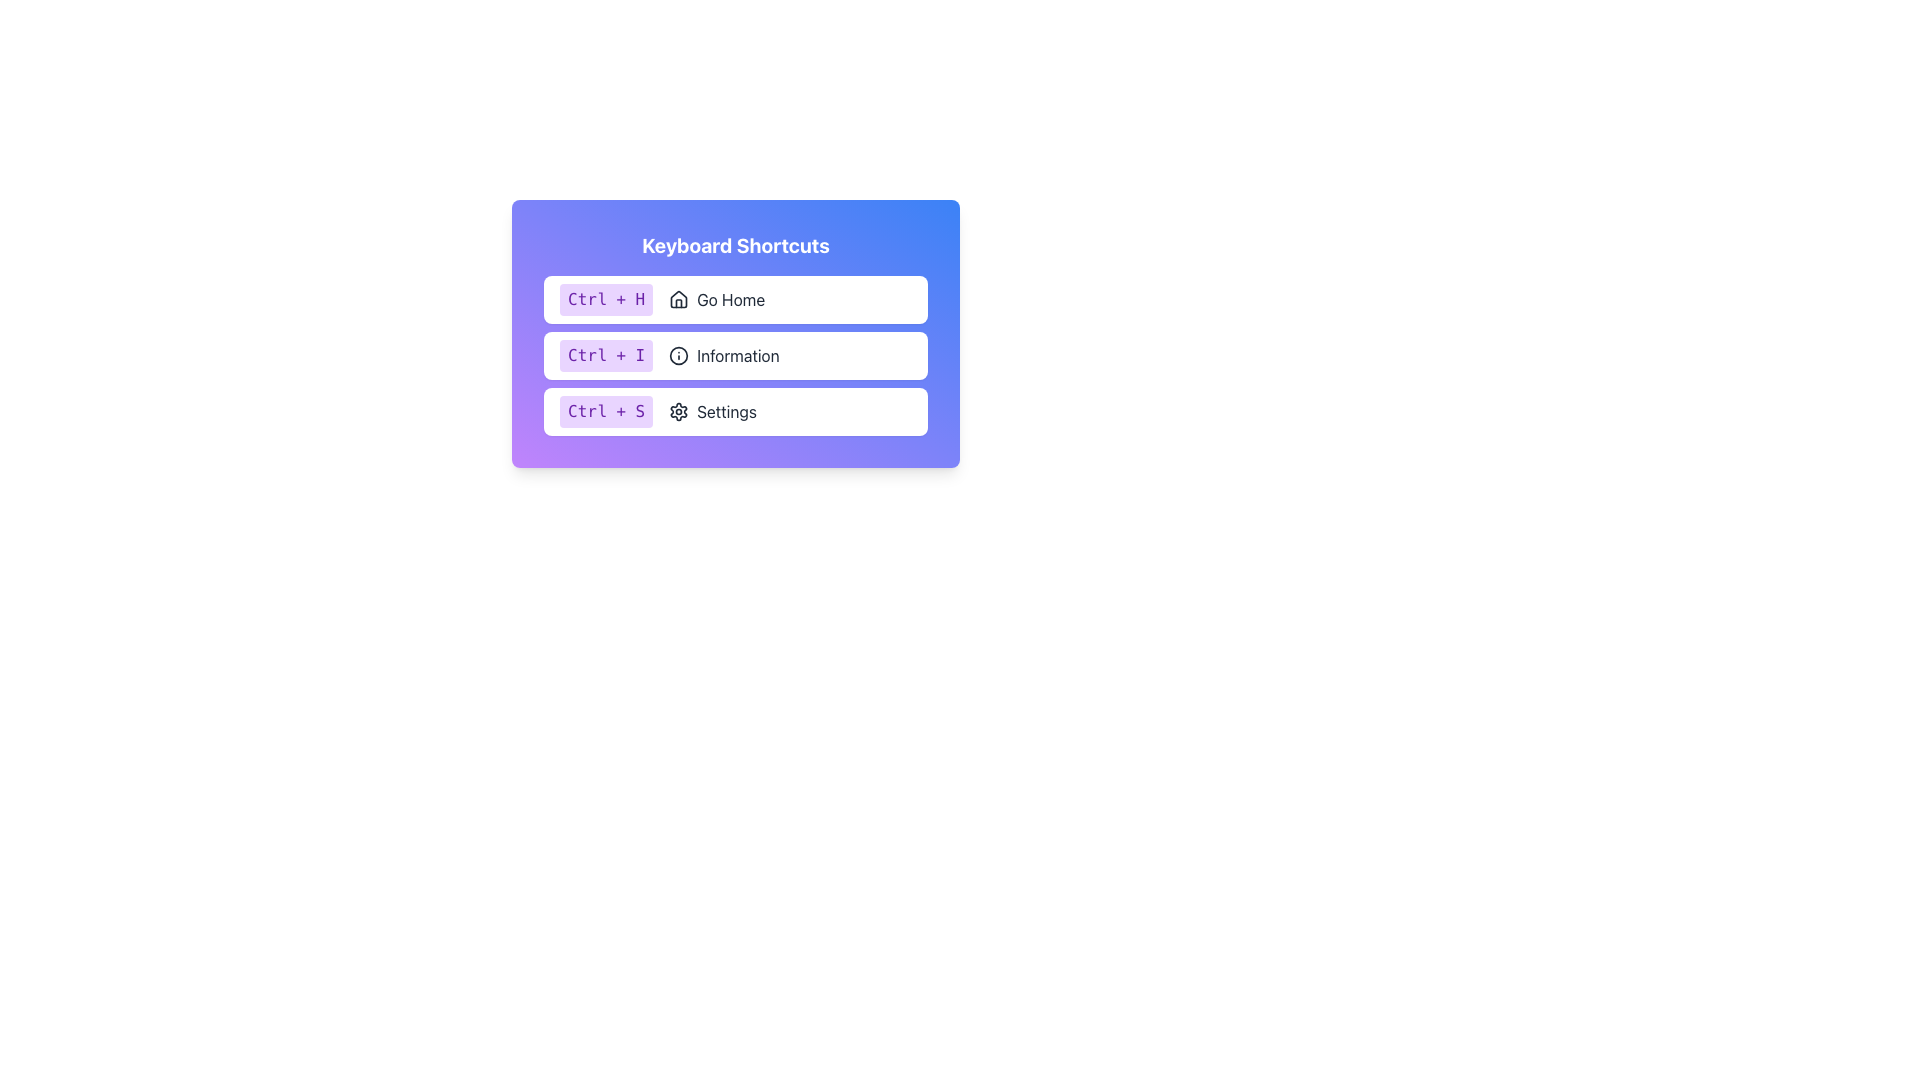  What do you see at coordinates (679, 300) in the screenshot?
I see `the 'Go Home' icon, which is positioned on the left side of the label text 'Go Home' in the first row of the keyboard shortcuts list` at bounding box center [679, 300].